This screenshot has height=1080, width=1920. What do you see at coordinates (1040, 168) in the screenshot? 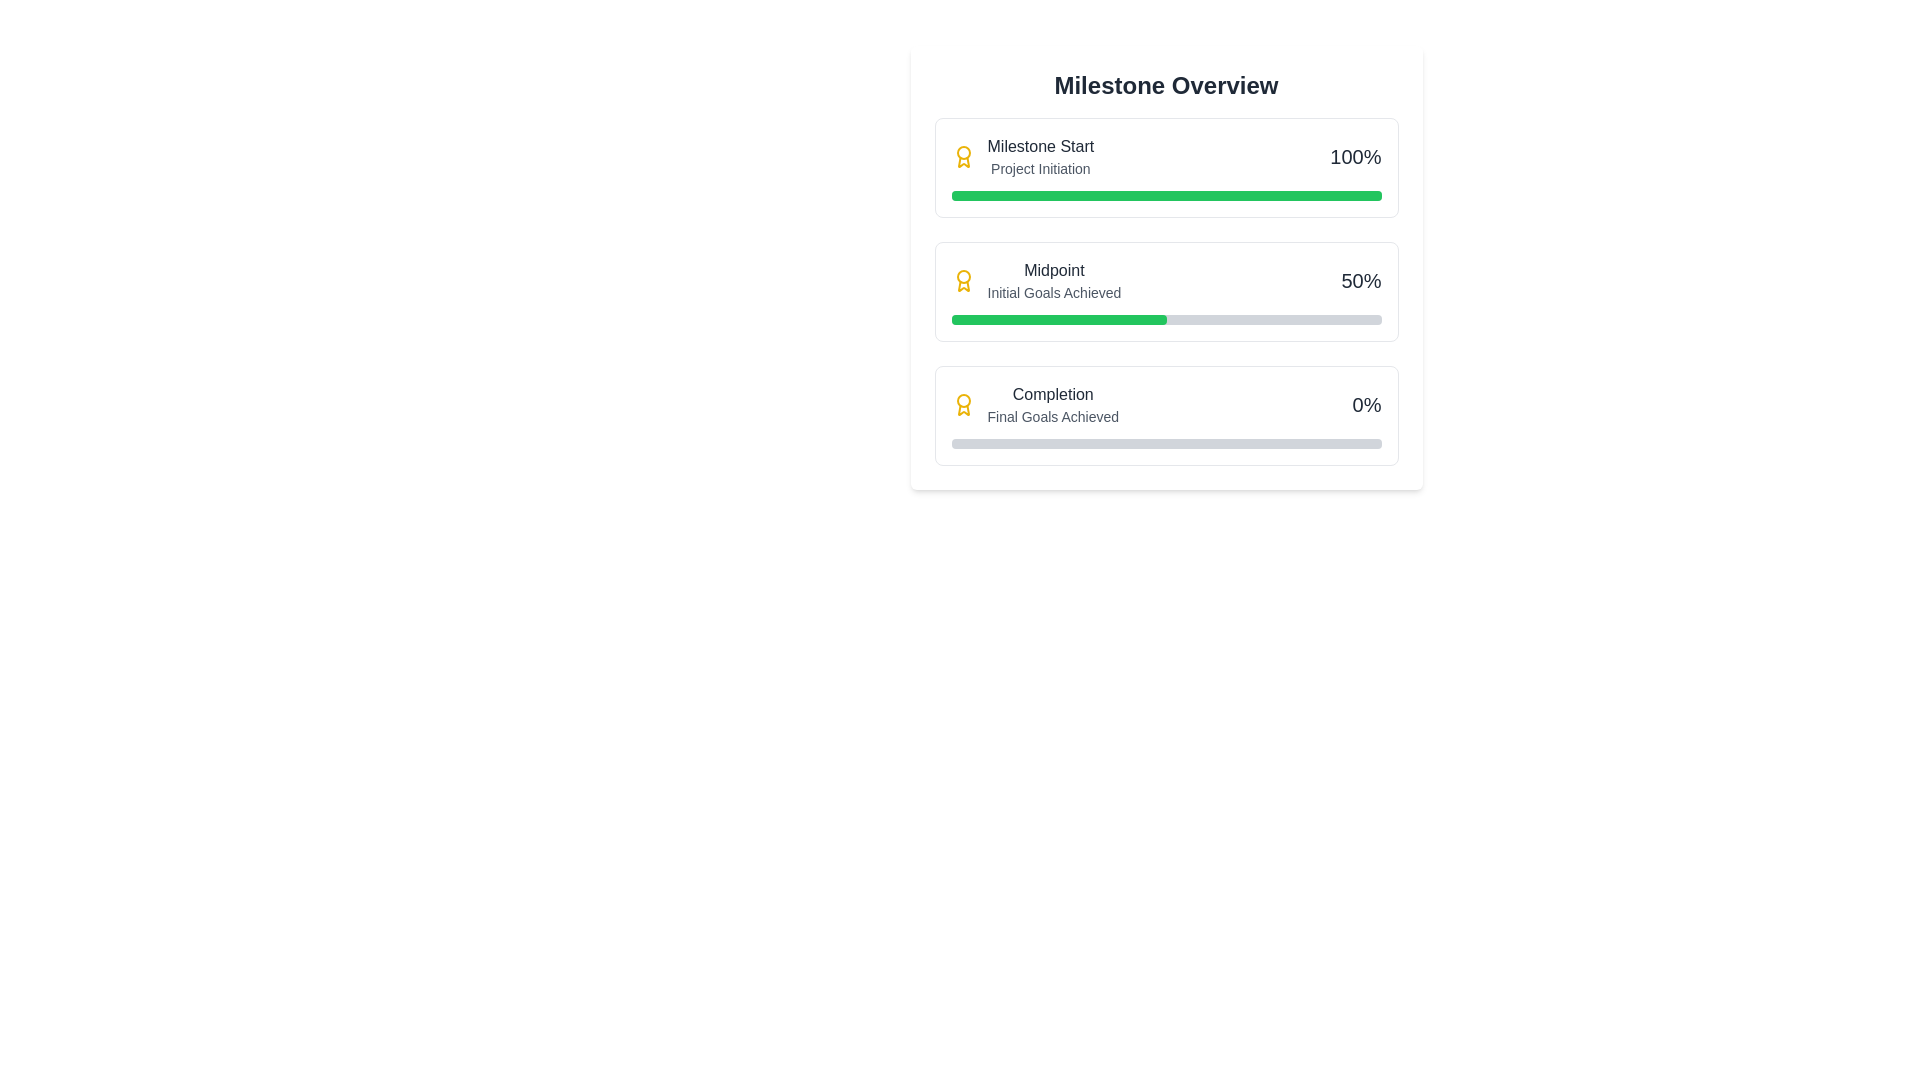
I see `the text label displaying 'Project Initiation', which is located beneath the 'Milestone Start' label in the milestone overview` at bounding box center [1040, 168].